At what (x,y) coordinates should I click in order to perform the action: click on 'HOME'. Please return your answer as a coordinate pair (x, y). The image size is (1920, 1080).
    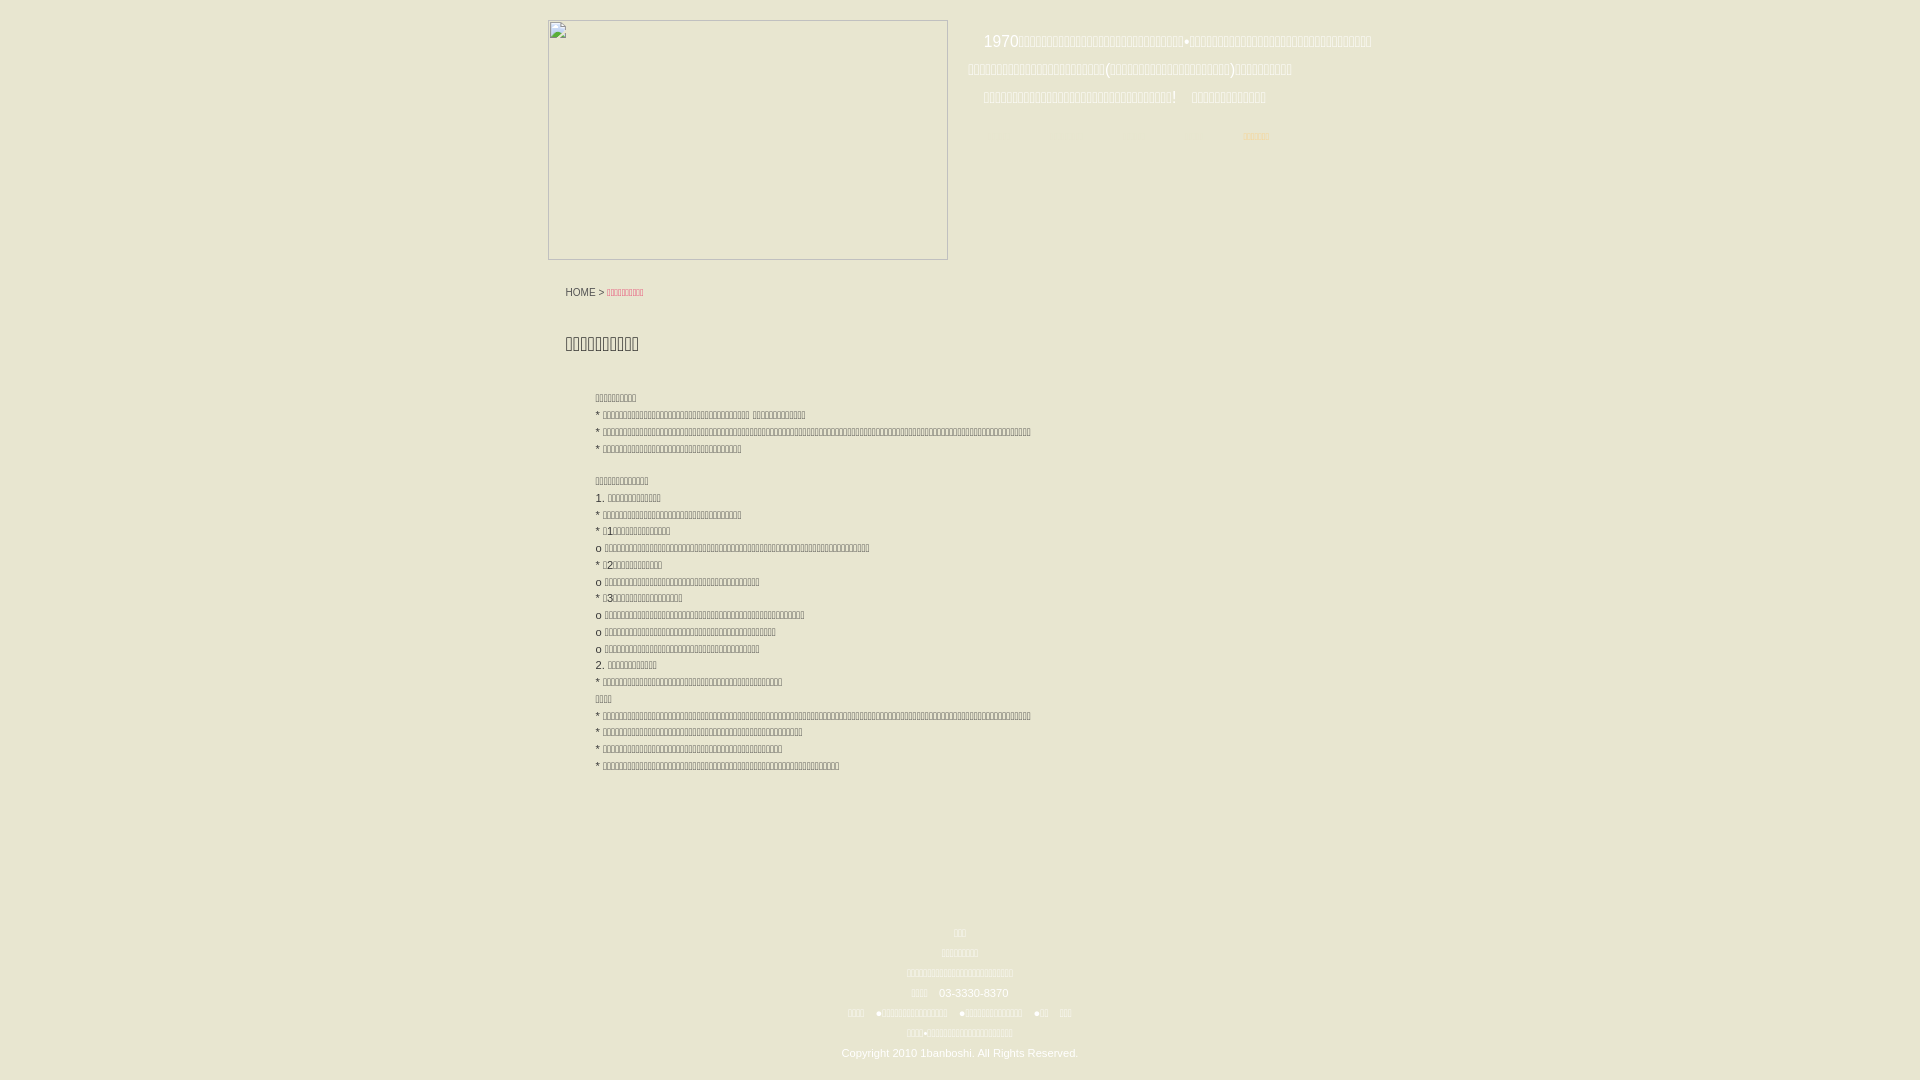
    Looking at the image, I should click on (579, 292).